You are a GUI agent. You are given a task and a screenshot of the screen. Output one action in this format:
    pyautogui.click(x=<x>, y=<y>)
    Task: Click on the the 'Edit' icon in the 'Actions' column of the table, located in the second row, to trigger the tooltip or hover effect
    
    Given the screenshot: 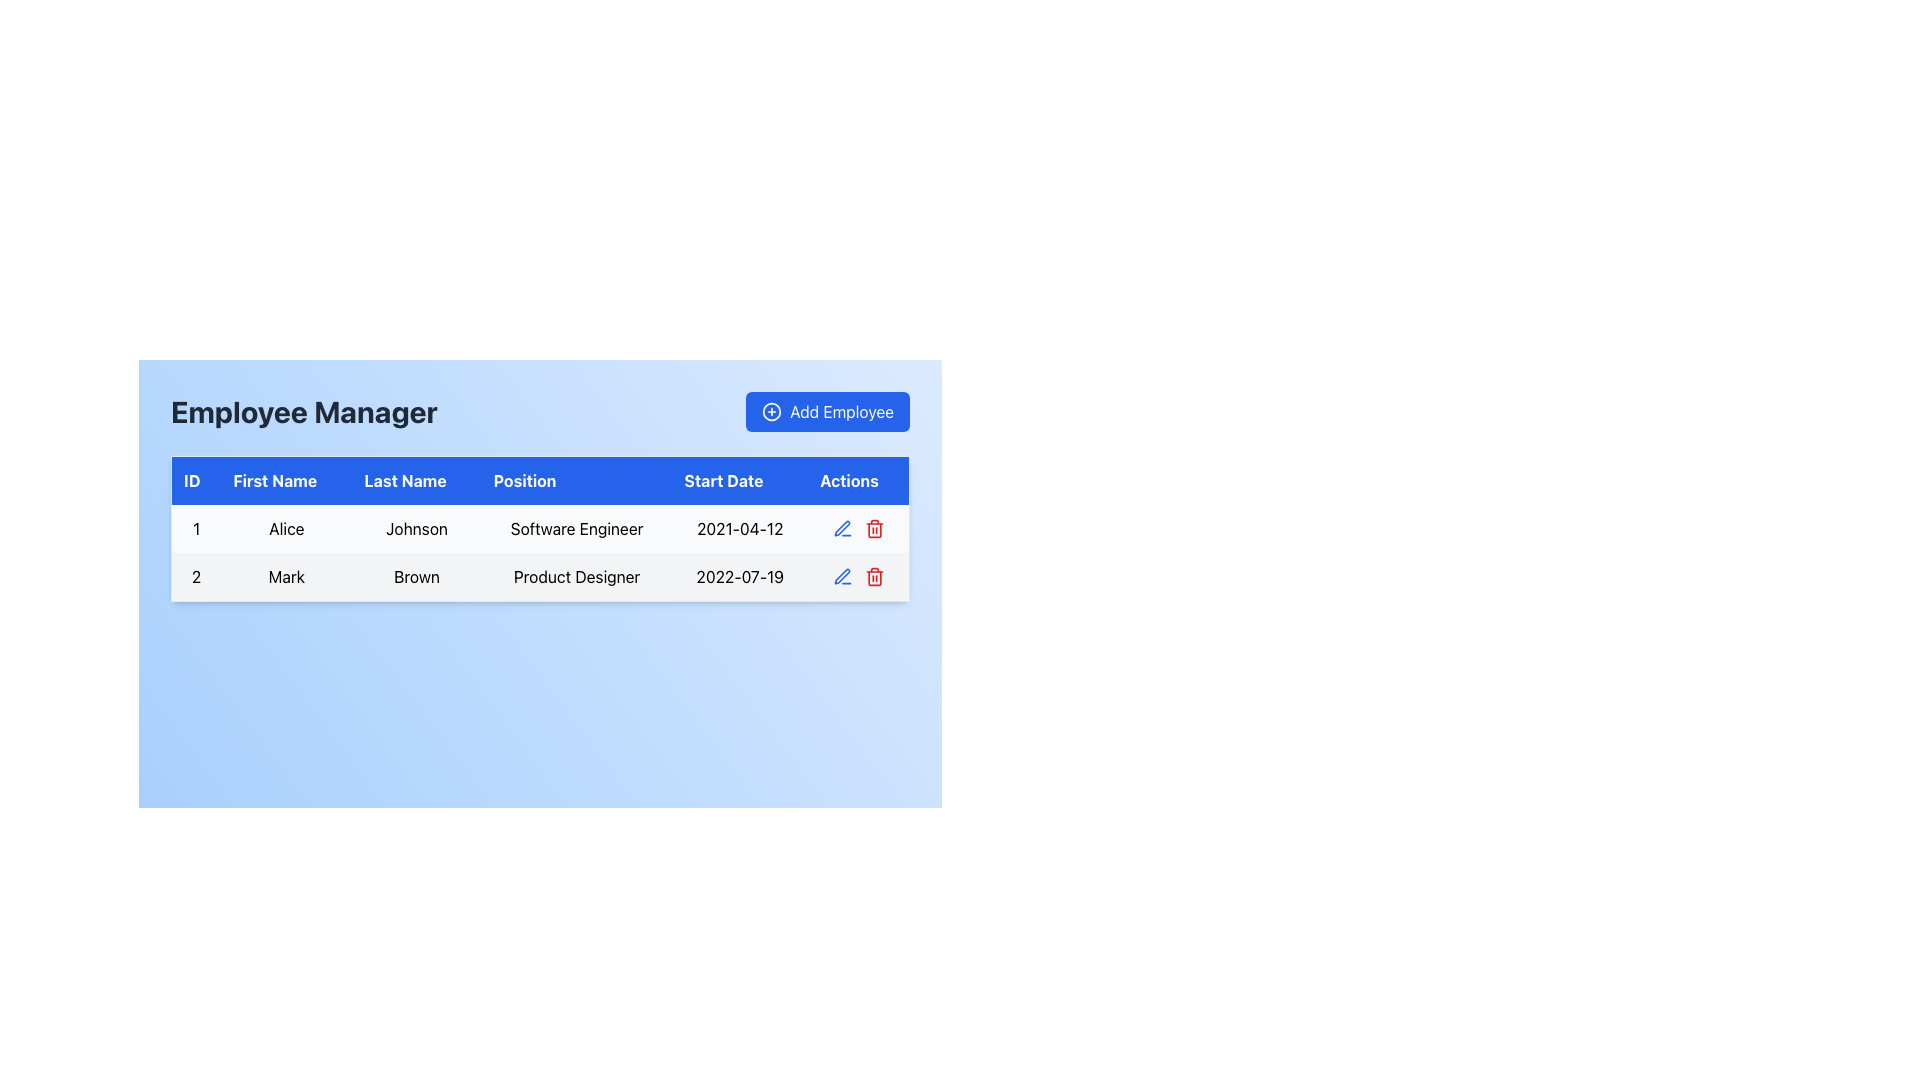 What is the action you would take?
    pyautogui.click(x=842, y=527)
    